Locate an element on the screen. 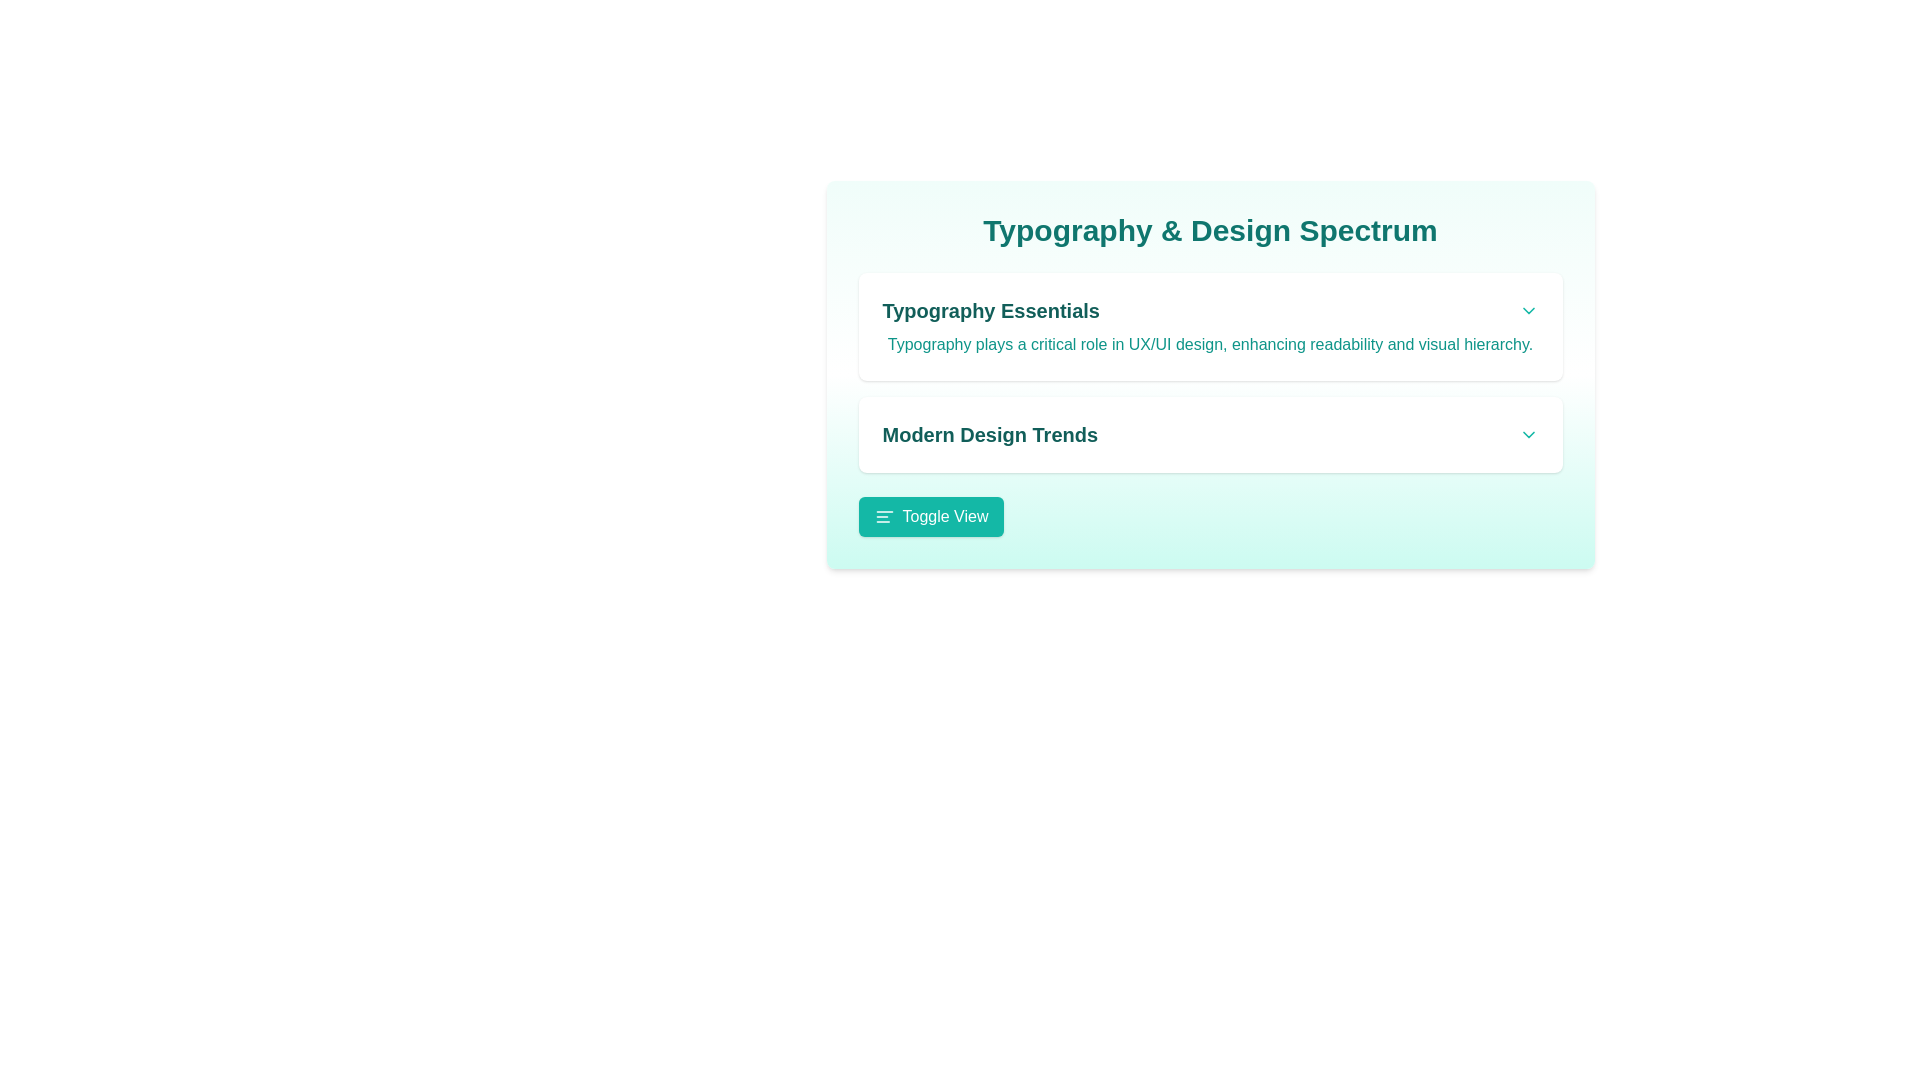 Image resolution: width=1920 pixels, height=1080 pixels. the text 'Modern Design Trends' displayed in a bold teal font is located at coordinates (990, 434).